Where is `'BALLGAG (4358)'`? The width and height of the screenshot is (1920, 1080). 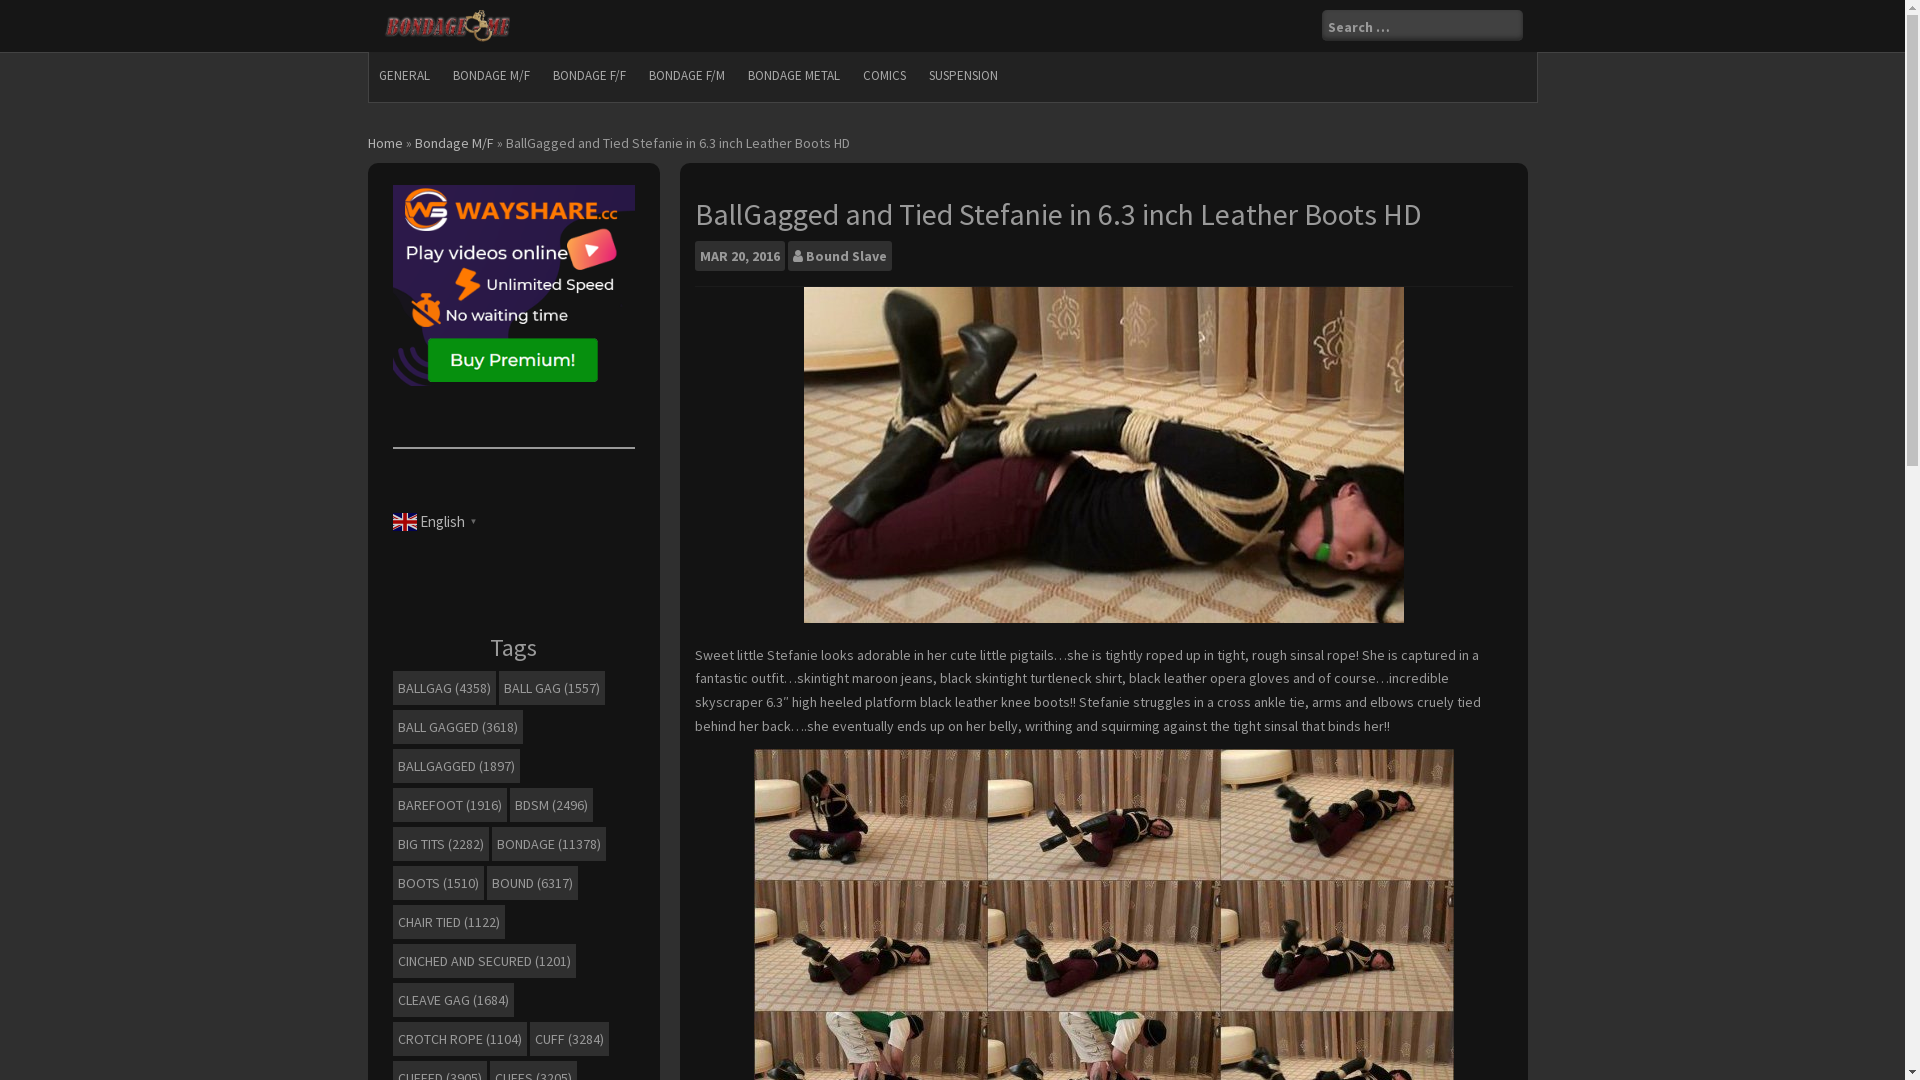
'BALLGAG (4358)' is located at coordinates (442, 686).